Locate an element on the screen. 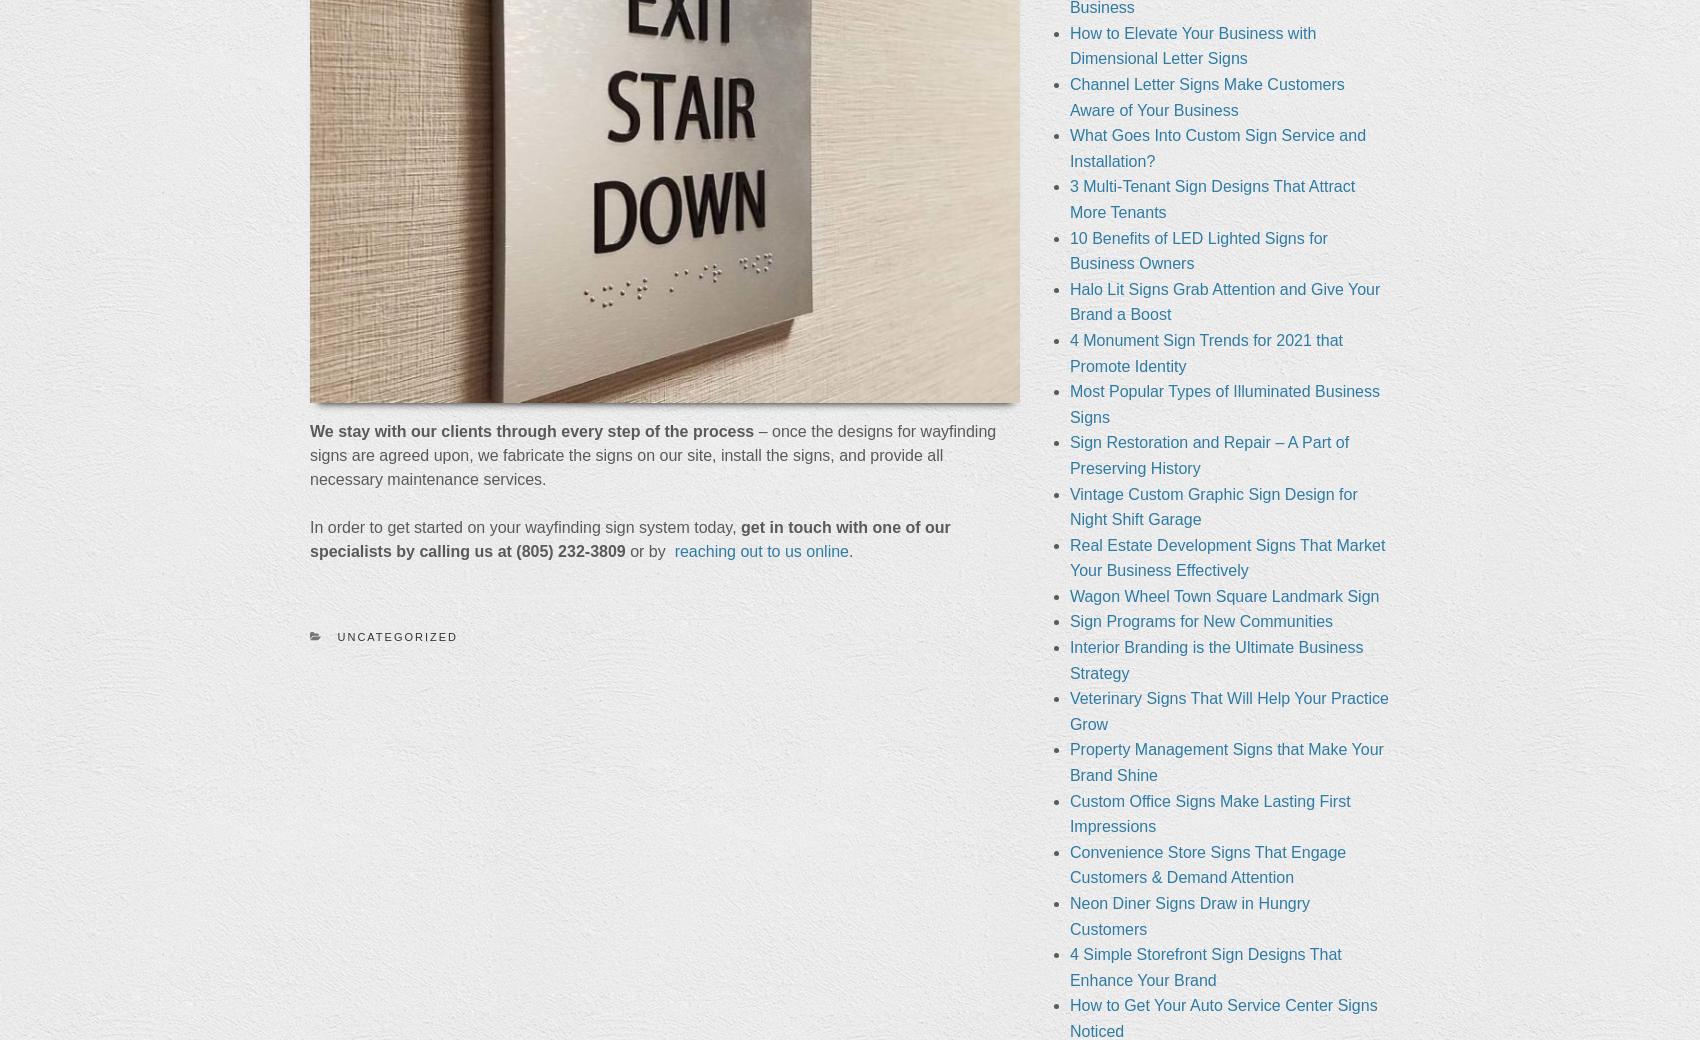  '3 Multi-Tenant Sign Designs That Attract More Tenants' is located at coordinates (1210, 198).